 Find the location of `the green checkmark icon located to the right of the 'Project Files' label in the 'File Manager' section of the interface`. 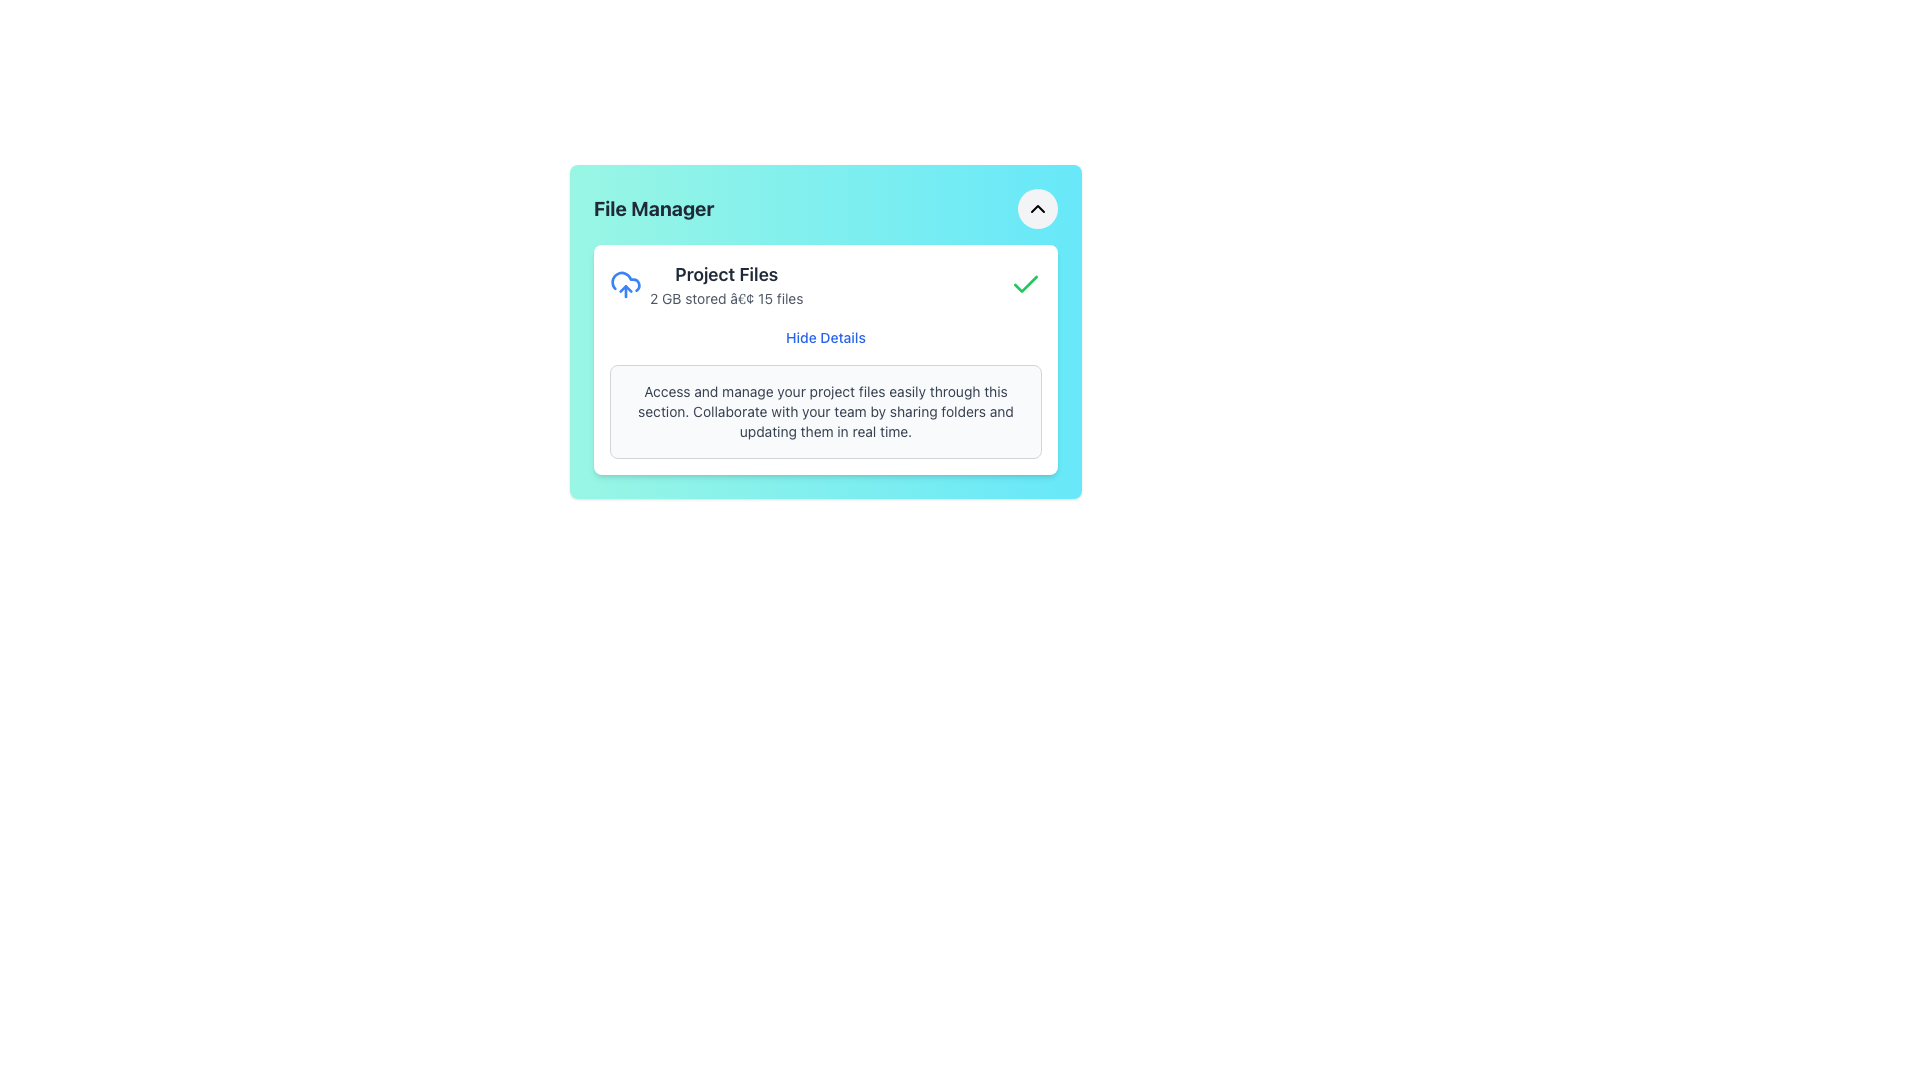

the green checkmark icon located to the right of the 'Project Files' label in the 'File Manager' section of the interface is located at coordinates (1026, 284).